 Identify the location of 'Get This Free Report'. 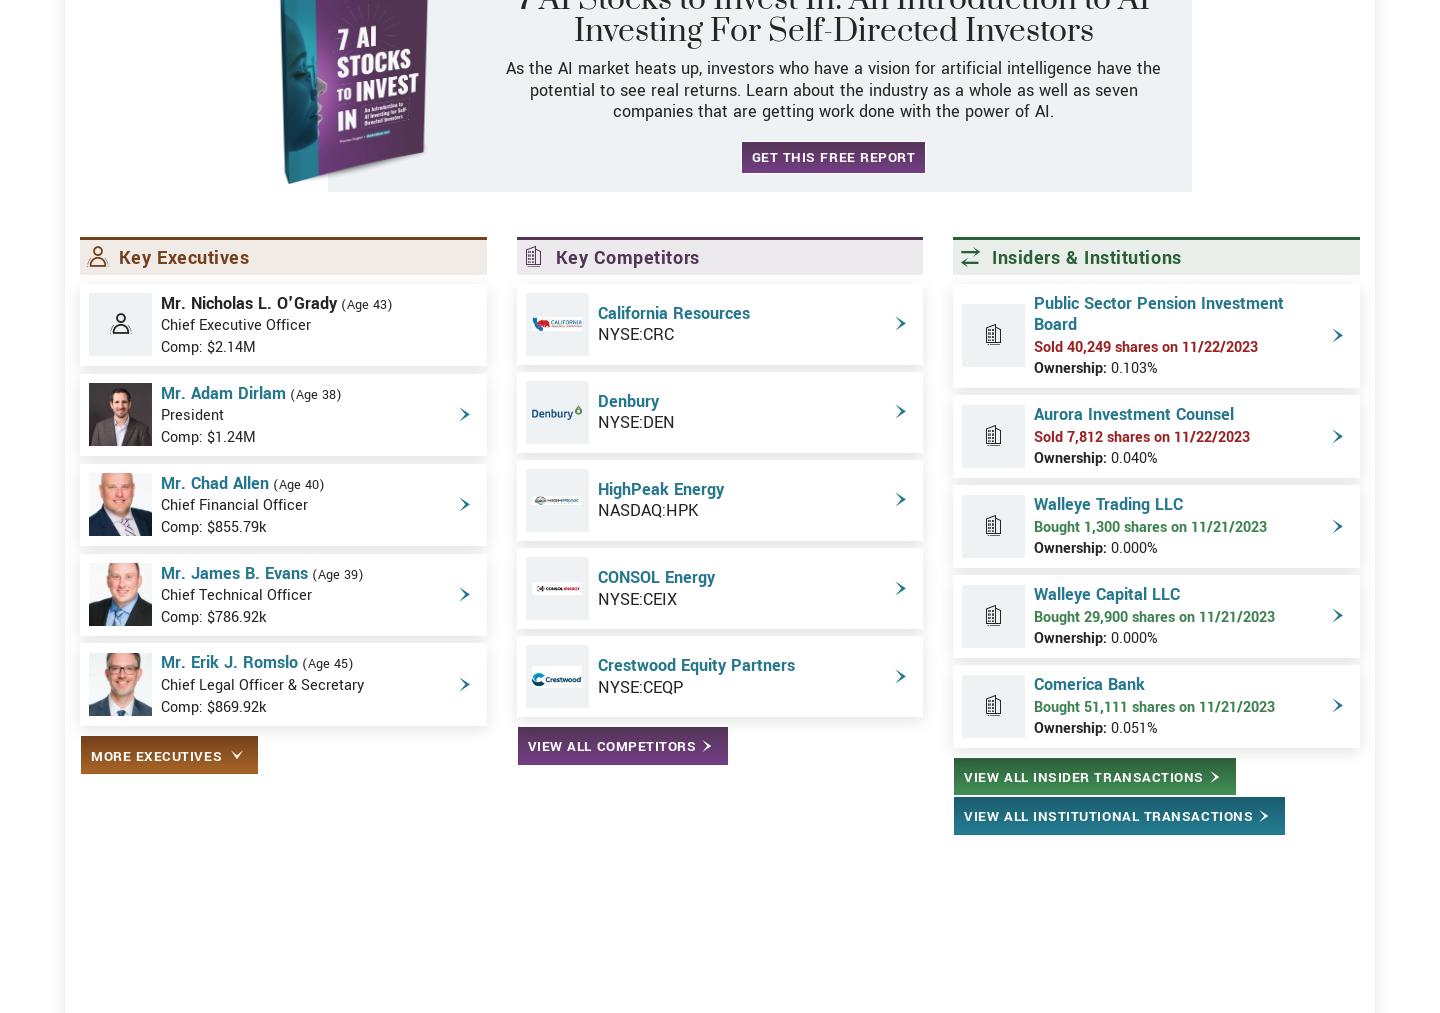
(833, 227).